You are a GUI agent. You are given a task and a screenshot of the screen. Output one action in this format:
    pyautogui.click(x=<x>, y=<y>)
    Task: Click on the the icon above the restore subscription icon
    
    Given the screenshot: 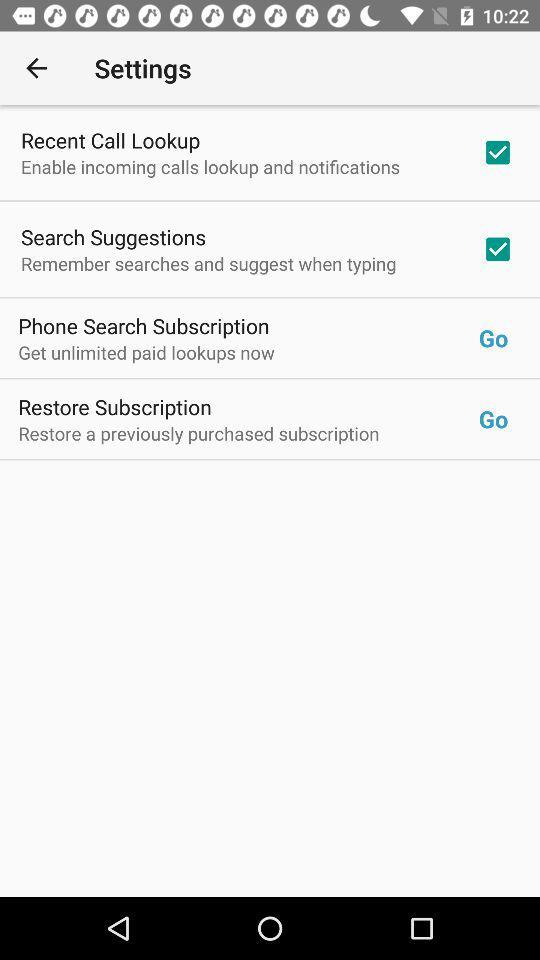 What is the action you would take?
    pyautogui.click(x=248, y=352)
    